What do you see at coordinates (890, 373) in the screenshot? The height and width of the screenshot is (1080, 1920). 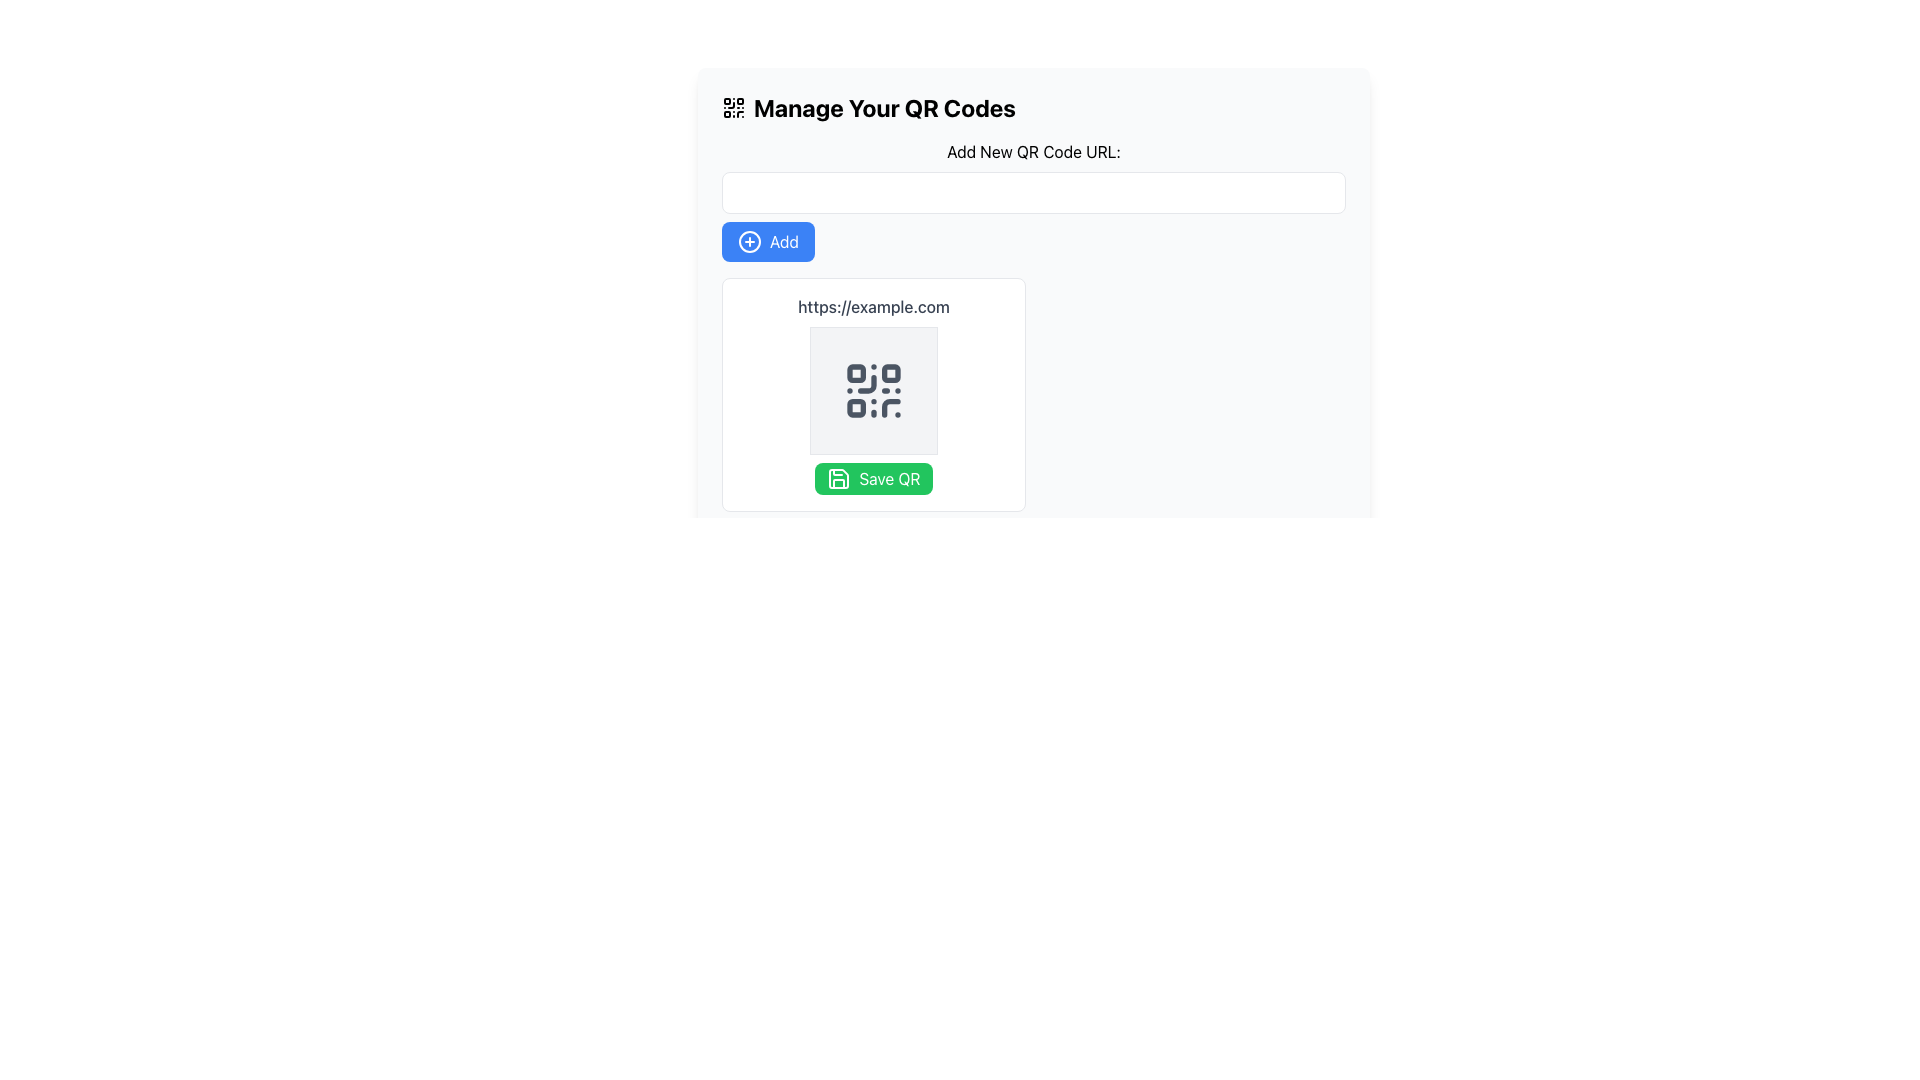 I see `the middle rounded rectangle of the QR code icon, which is the second component in a horizontal row of three rounded rectangles at the top of the QR code` at bounding box center [890, 373].